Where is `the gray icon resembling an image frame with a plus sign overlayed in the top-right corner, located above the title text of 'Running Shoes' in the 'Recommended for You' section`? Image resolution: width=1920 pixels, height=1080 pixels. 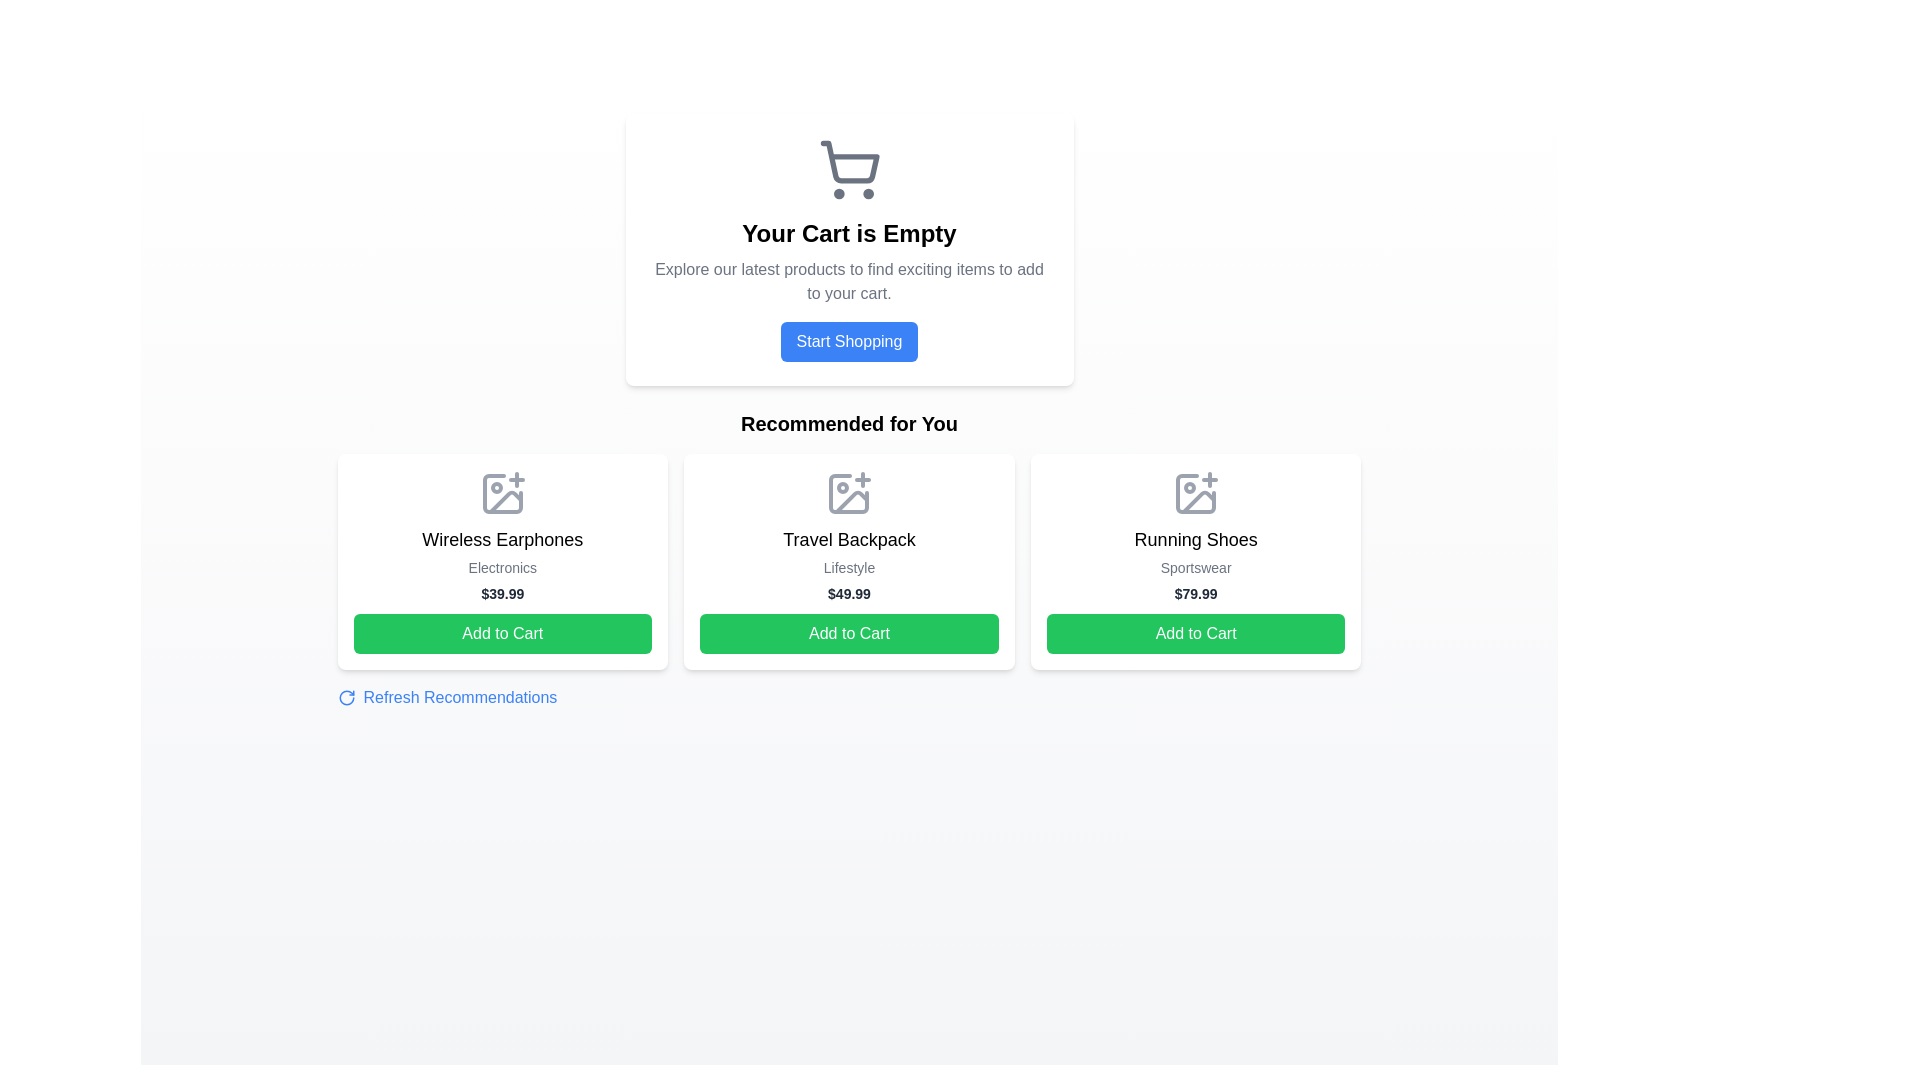
the gray icon resembling an image frame with a plus sign overlayed in the top-right corner, located above the title text of 'Running Shoes' in the 'Recommended for You' section is located at coordinates (1196, 493).